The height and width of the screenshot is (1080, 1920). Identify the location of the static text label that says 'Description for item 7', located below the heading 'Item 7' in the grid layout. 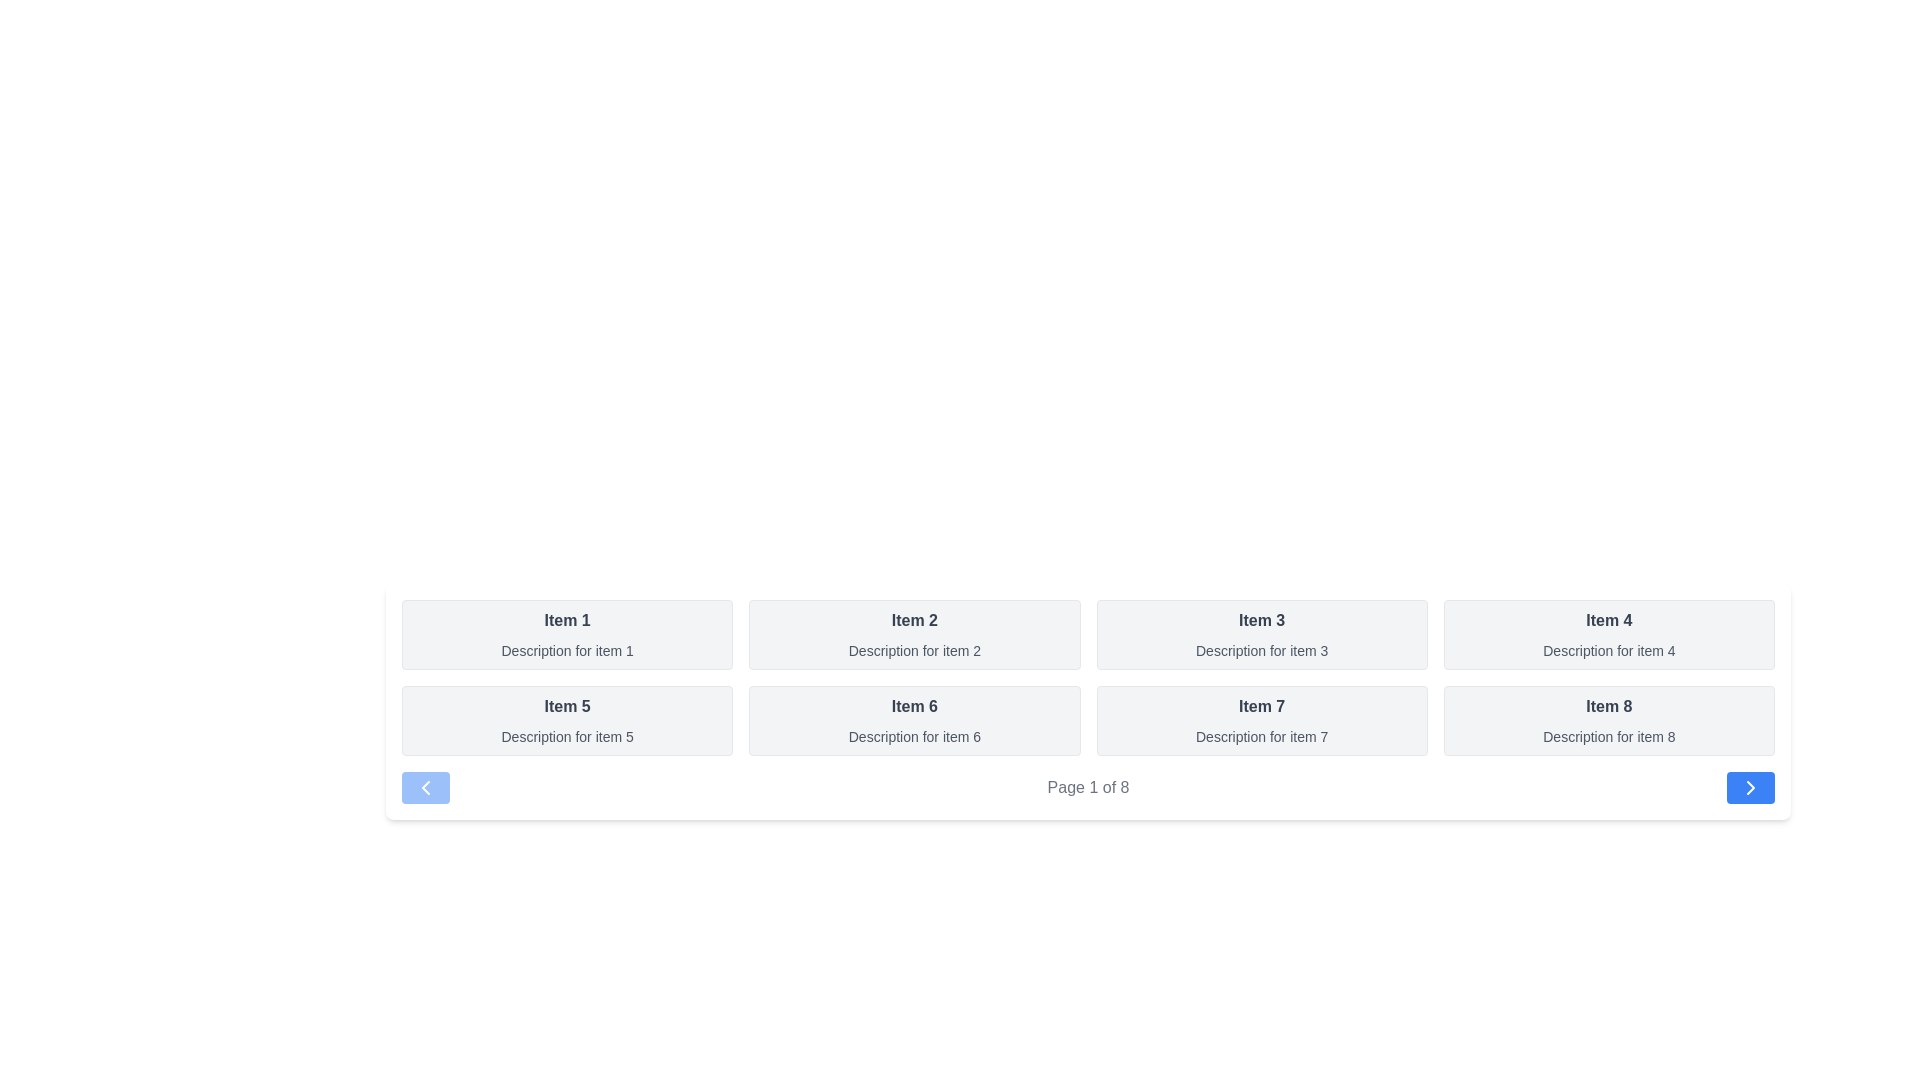
(1261, 736).